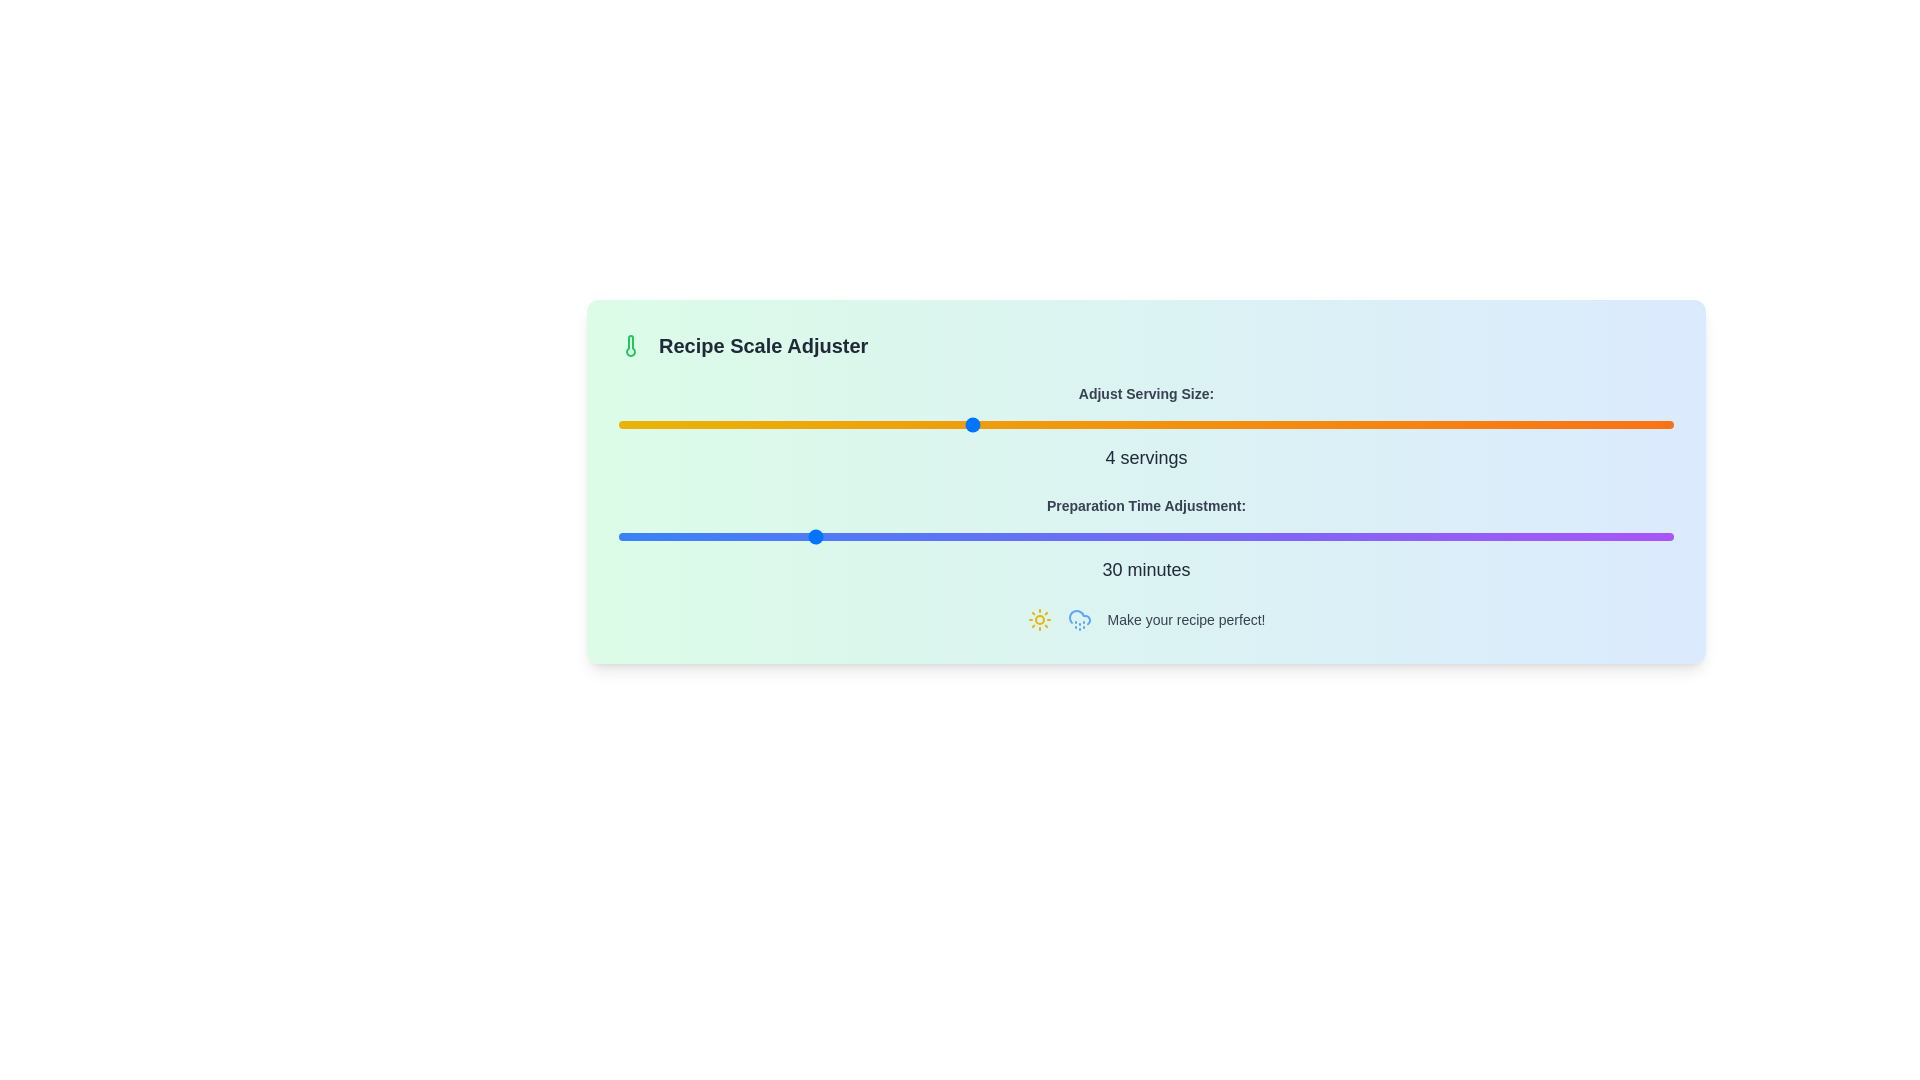 The width and height of the screenshot is (1920, 1080). I want to click on displayed text '30 minutes' from the Inline text element, which is styled with centered alignment and gray color, located below the gradient slider for 'Preparation Time Adjustment', so click(1146, 570).